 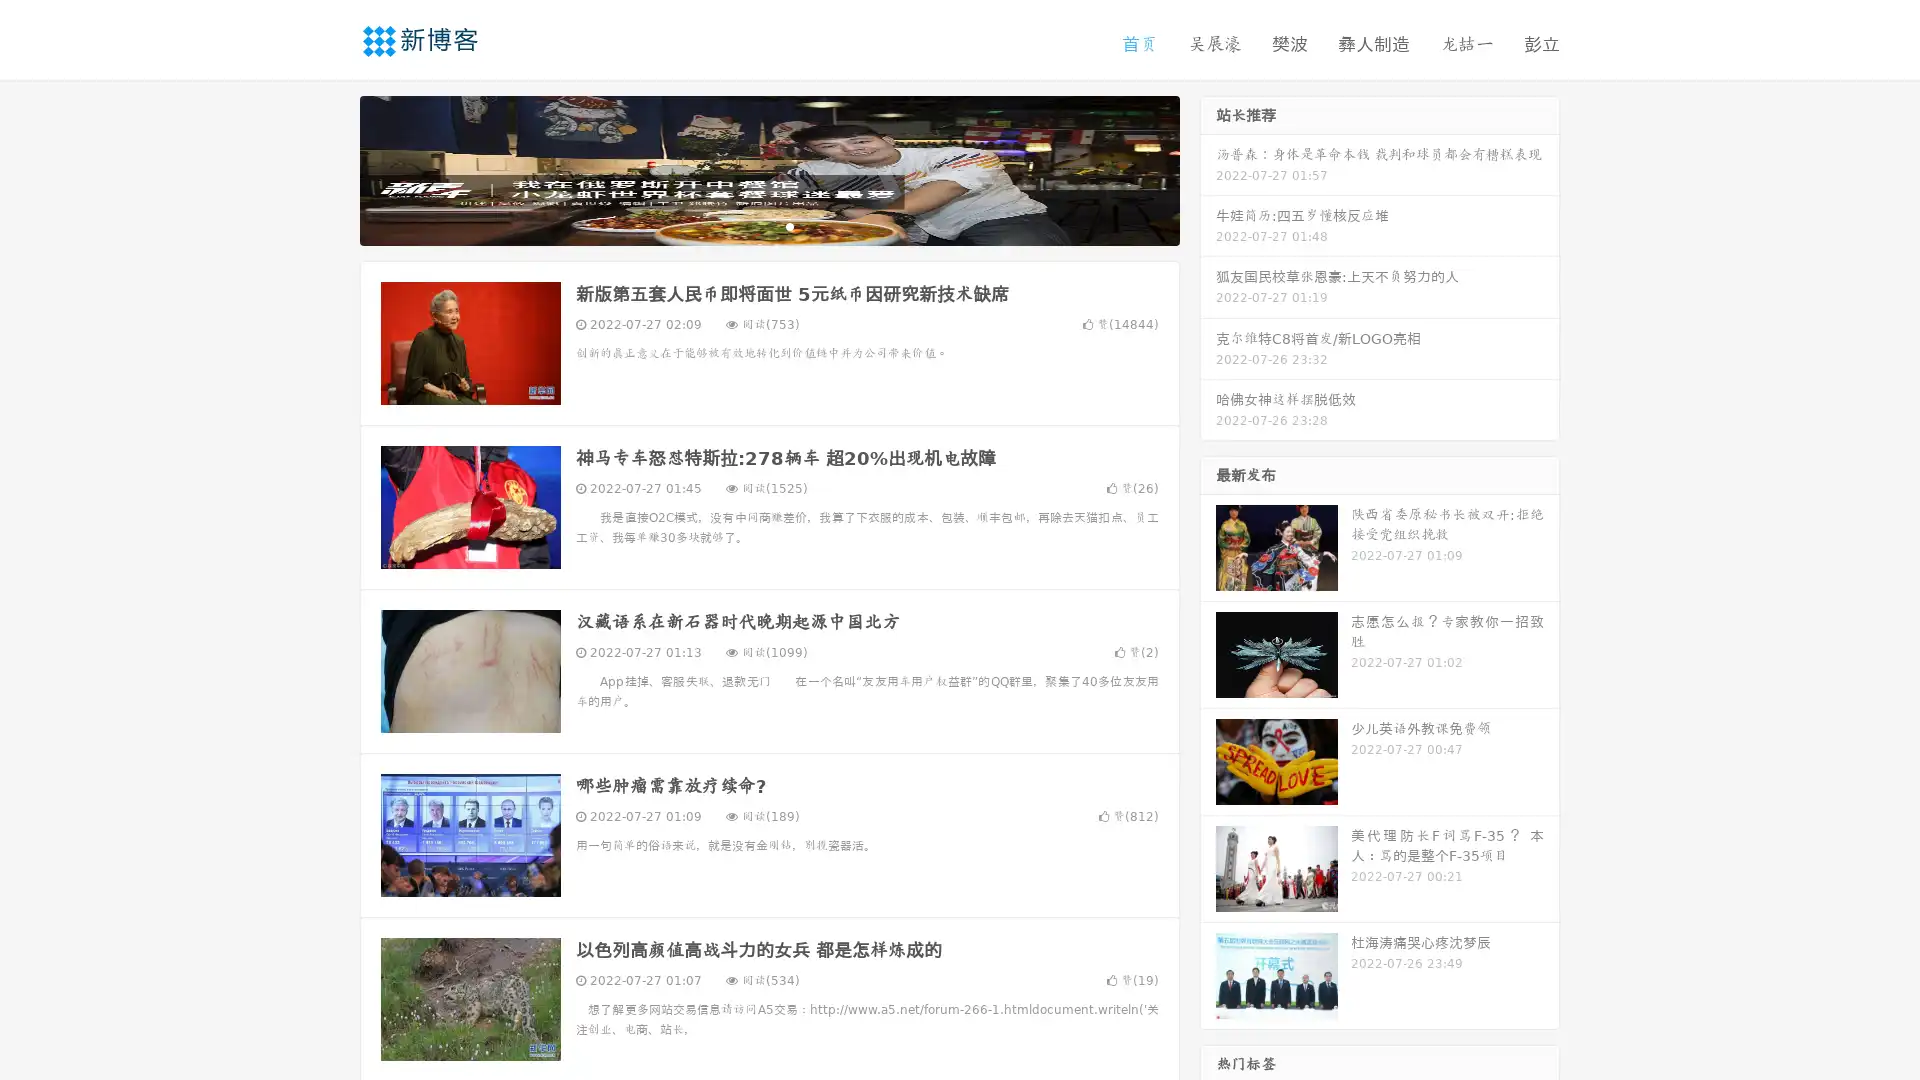 What do you see at coordinates (330, 168) in the screenshot?
I see `Previous slide` at bounding box center [330, 168].